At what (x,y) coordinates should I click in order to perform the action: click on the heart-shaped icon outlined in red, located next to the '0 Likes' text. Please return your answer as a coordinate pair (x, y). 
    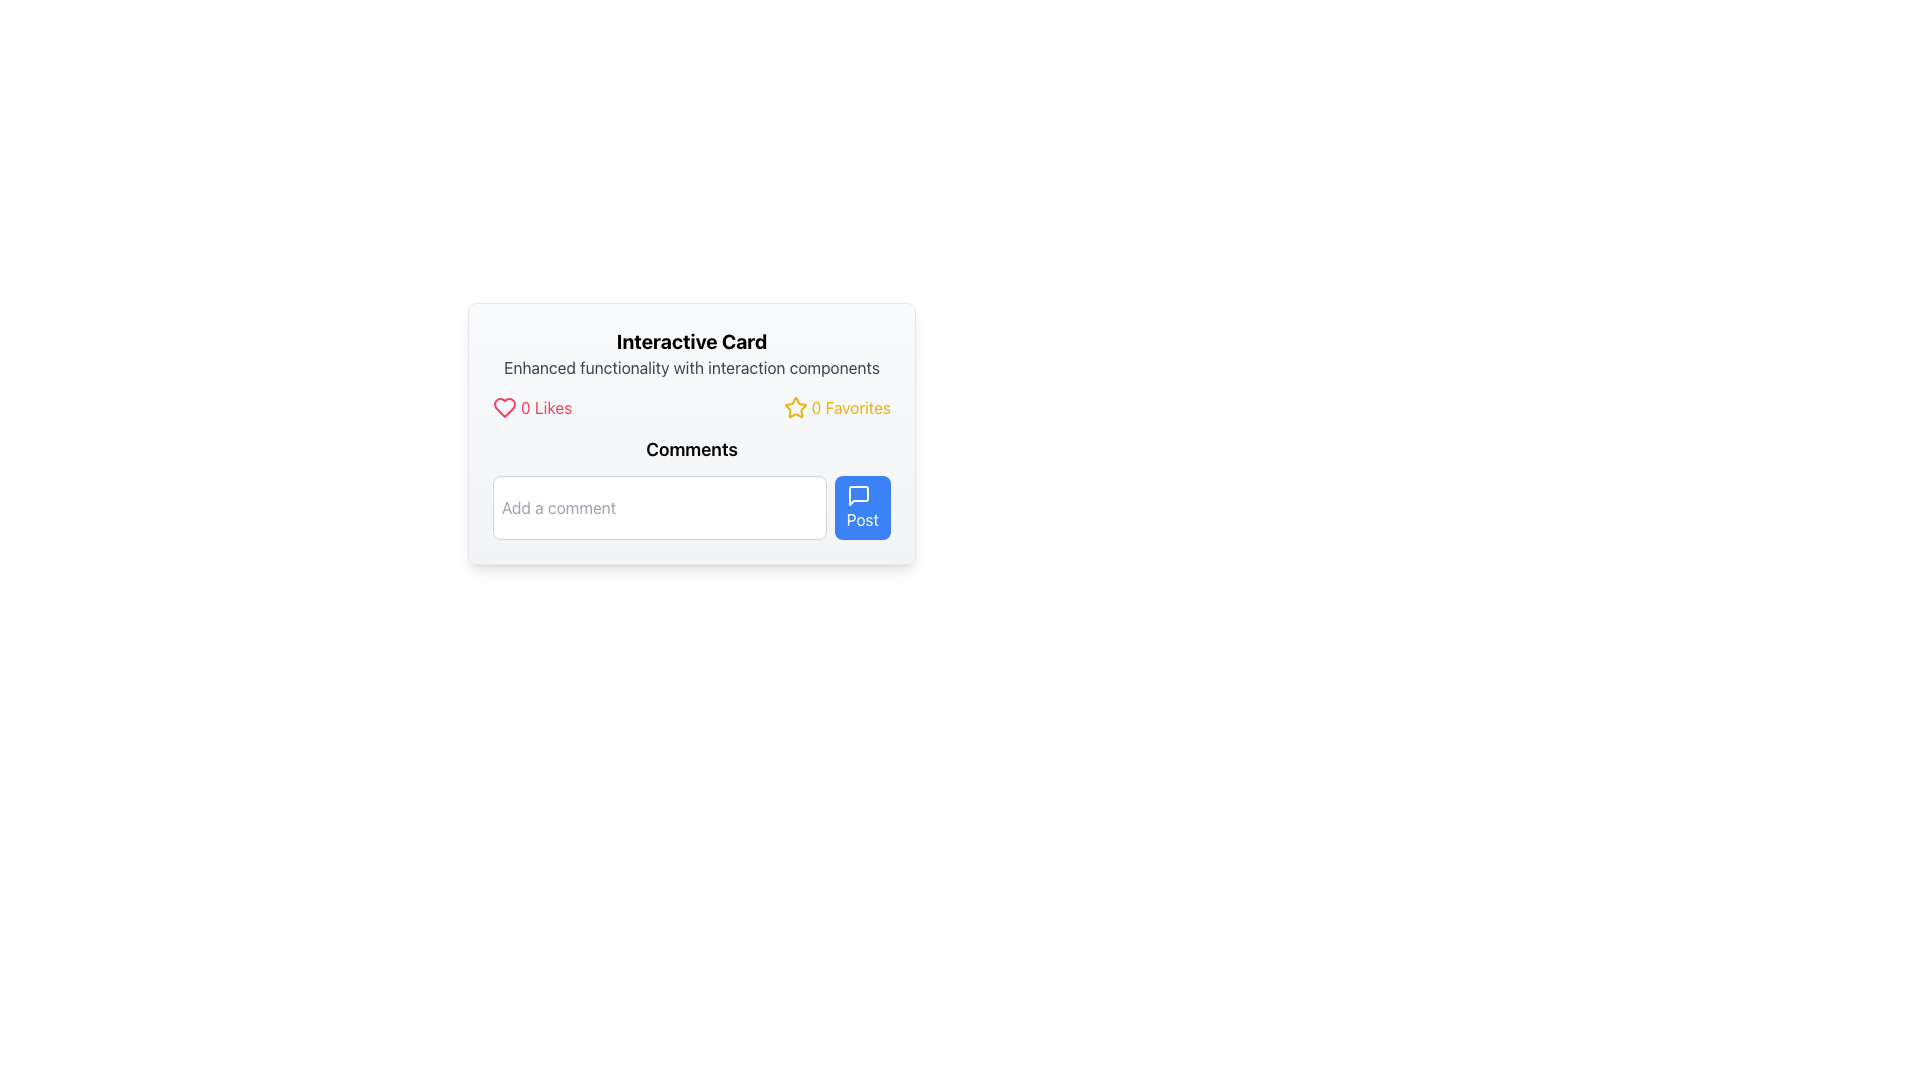
    Looking at the image, I should click on (504, 407).